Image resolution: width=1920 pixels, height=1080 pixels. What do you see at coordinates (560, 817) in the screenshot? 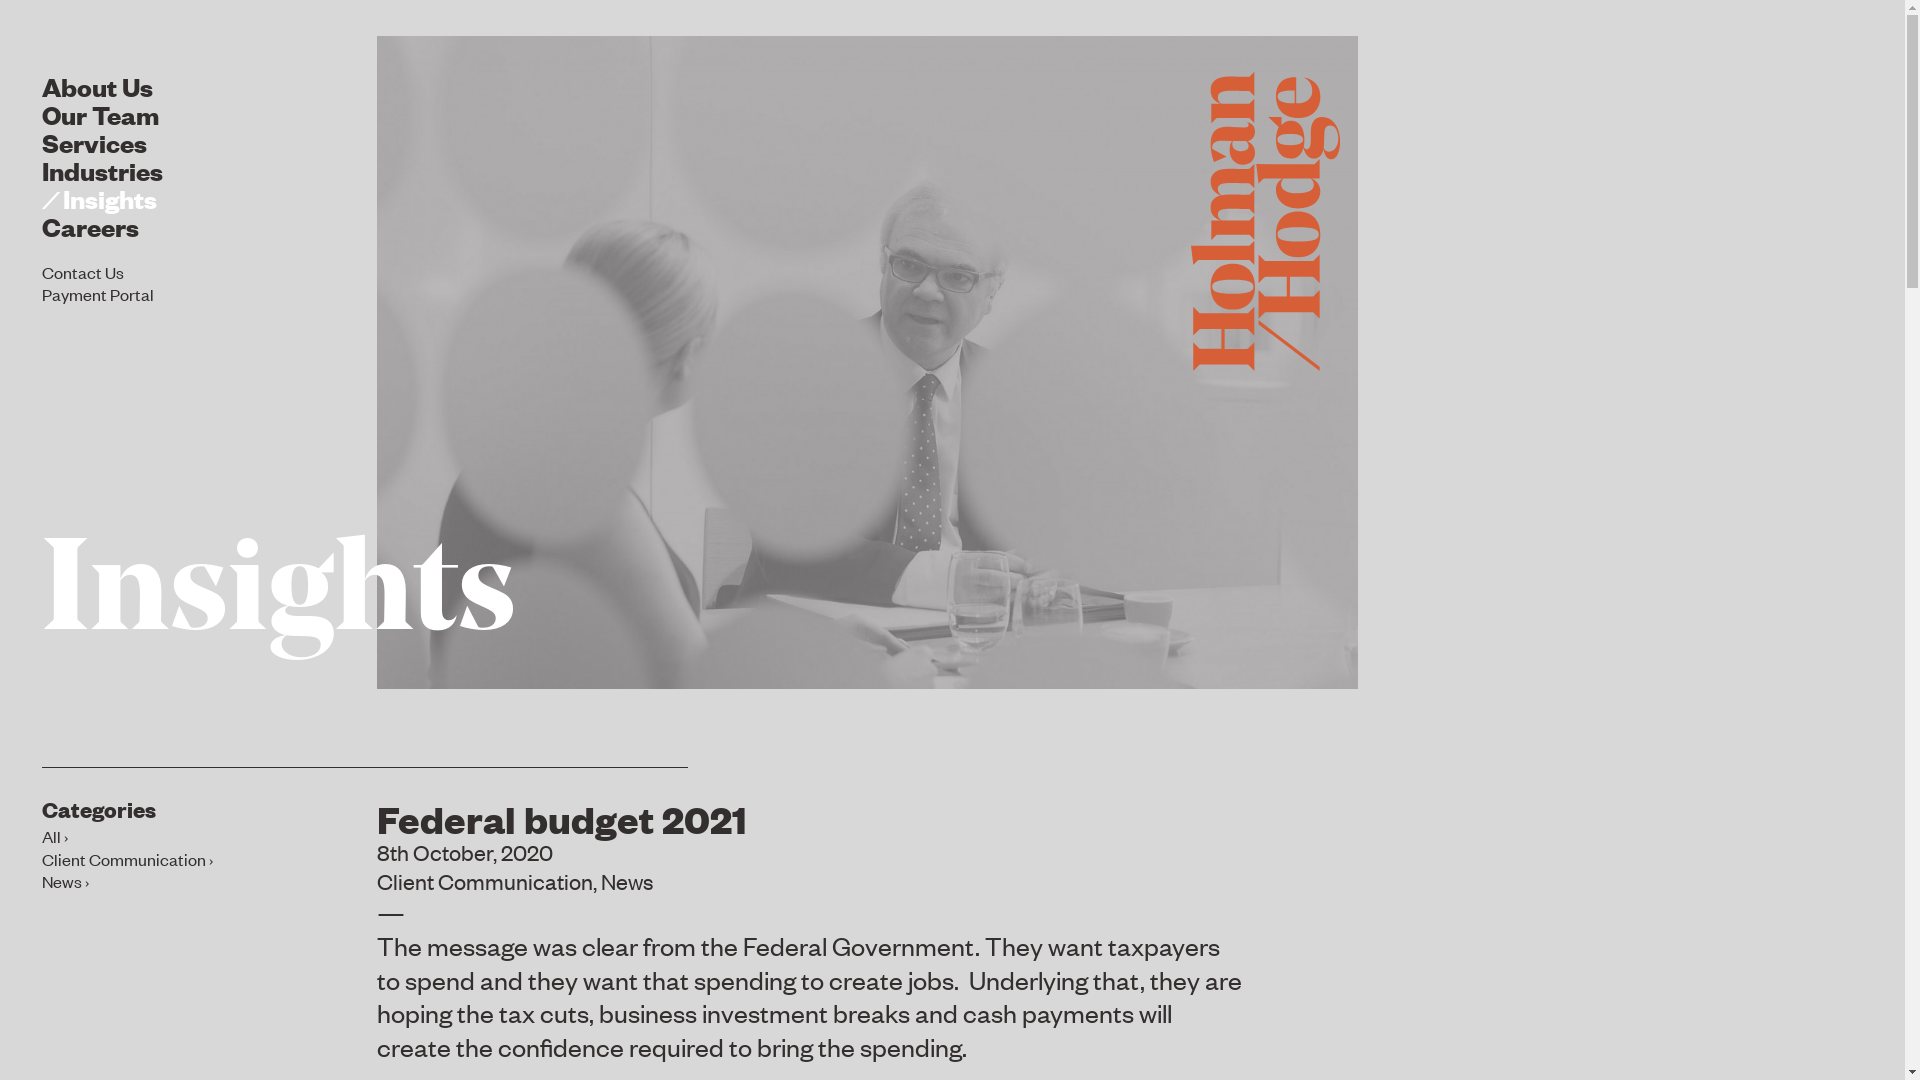
I see `'Federal budget 2021'` at bounding box center [560, 817].